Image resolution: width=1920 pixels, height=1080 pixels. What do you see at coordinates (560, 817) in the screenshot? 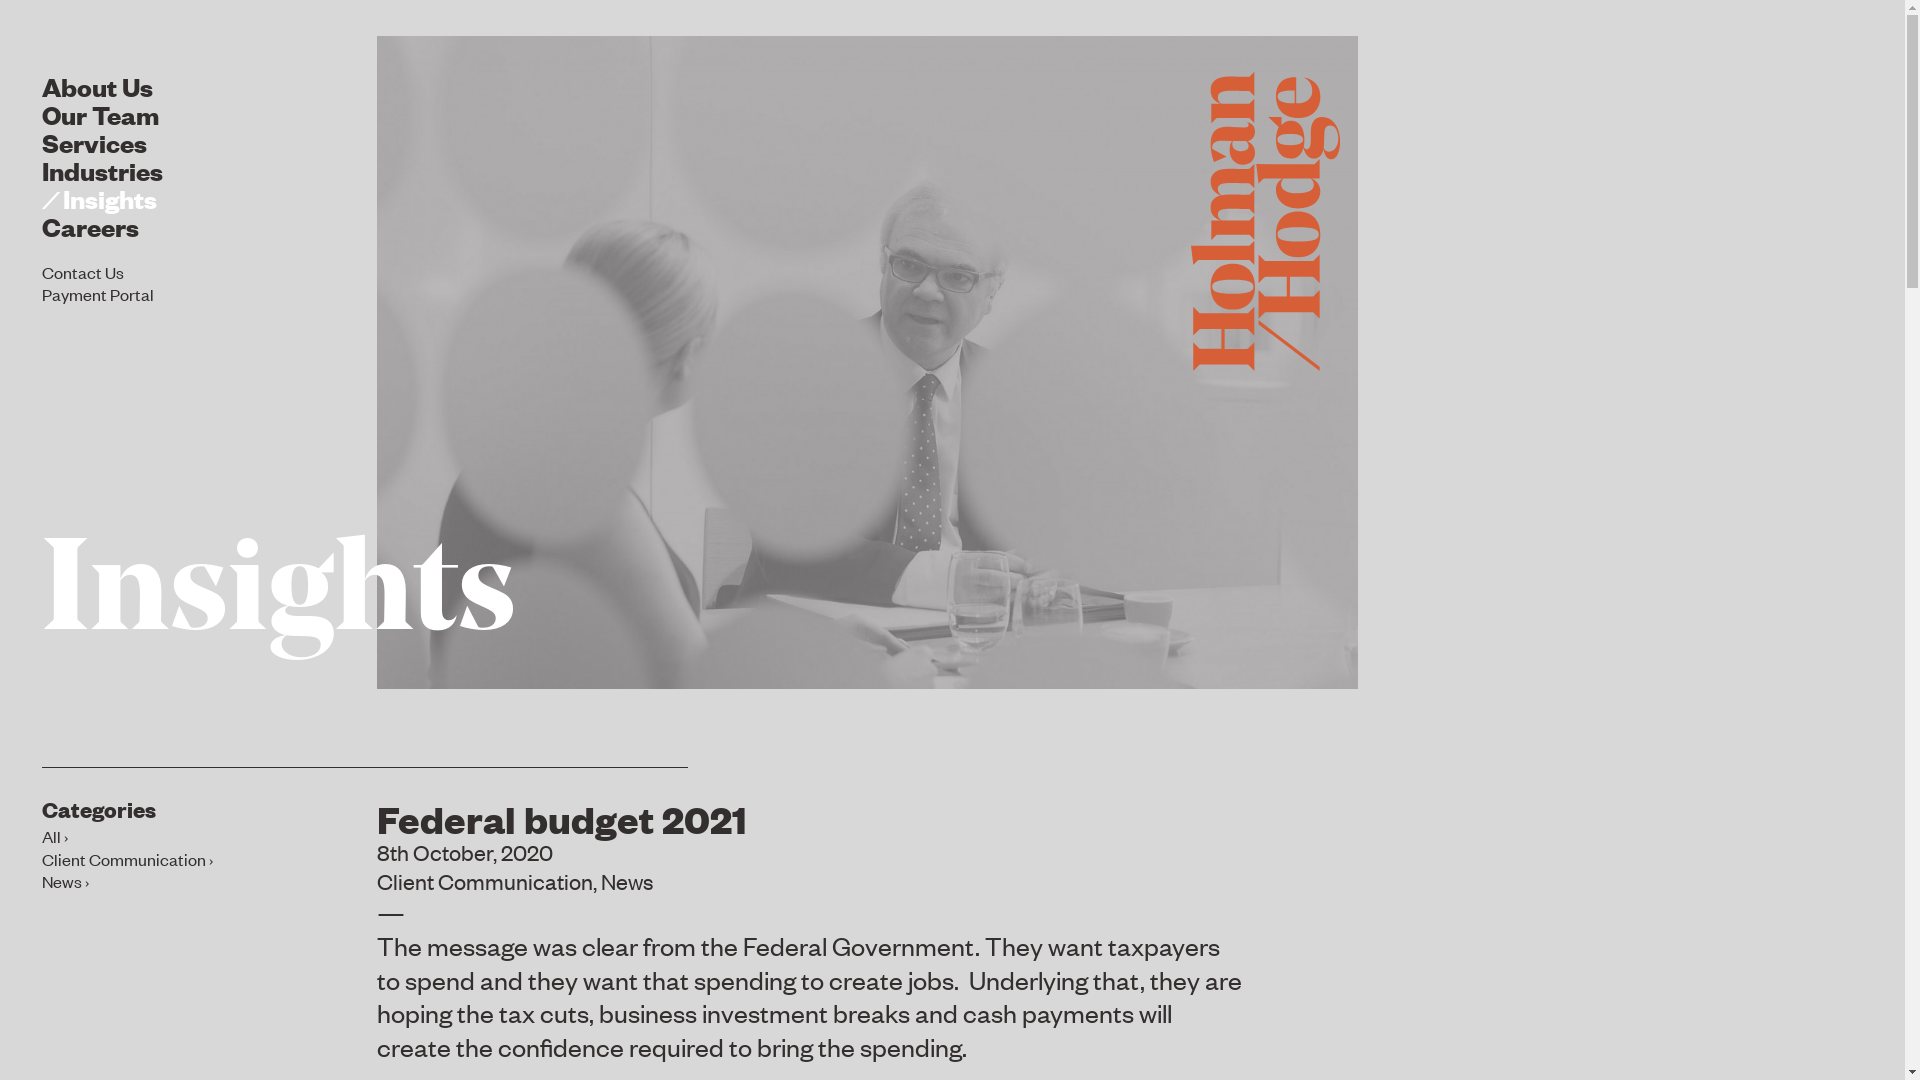
I see `'Federal budget 2021'` at bounding box center [560, 817].